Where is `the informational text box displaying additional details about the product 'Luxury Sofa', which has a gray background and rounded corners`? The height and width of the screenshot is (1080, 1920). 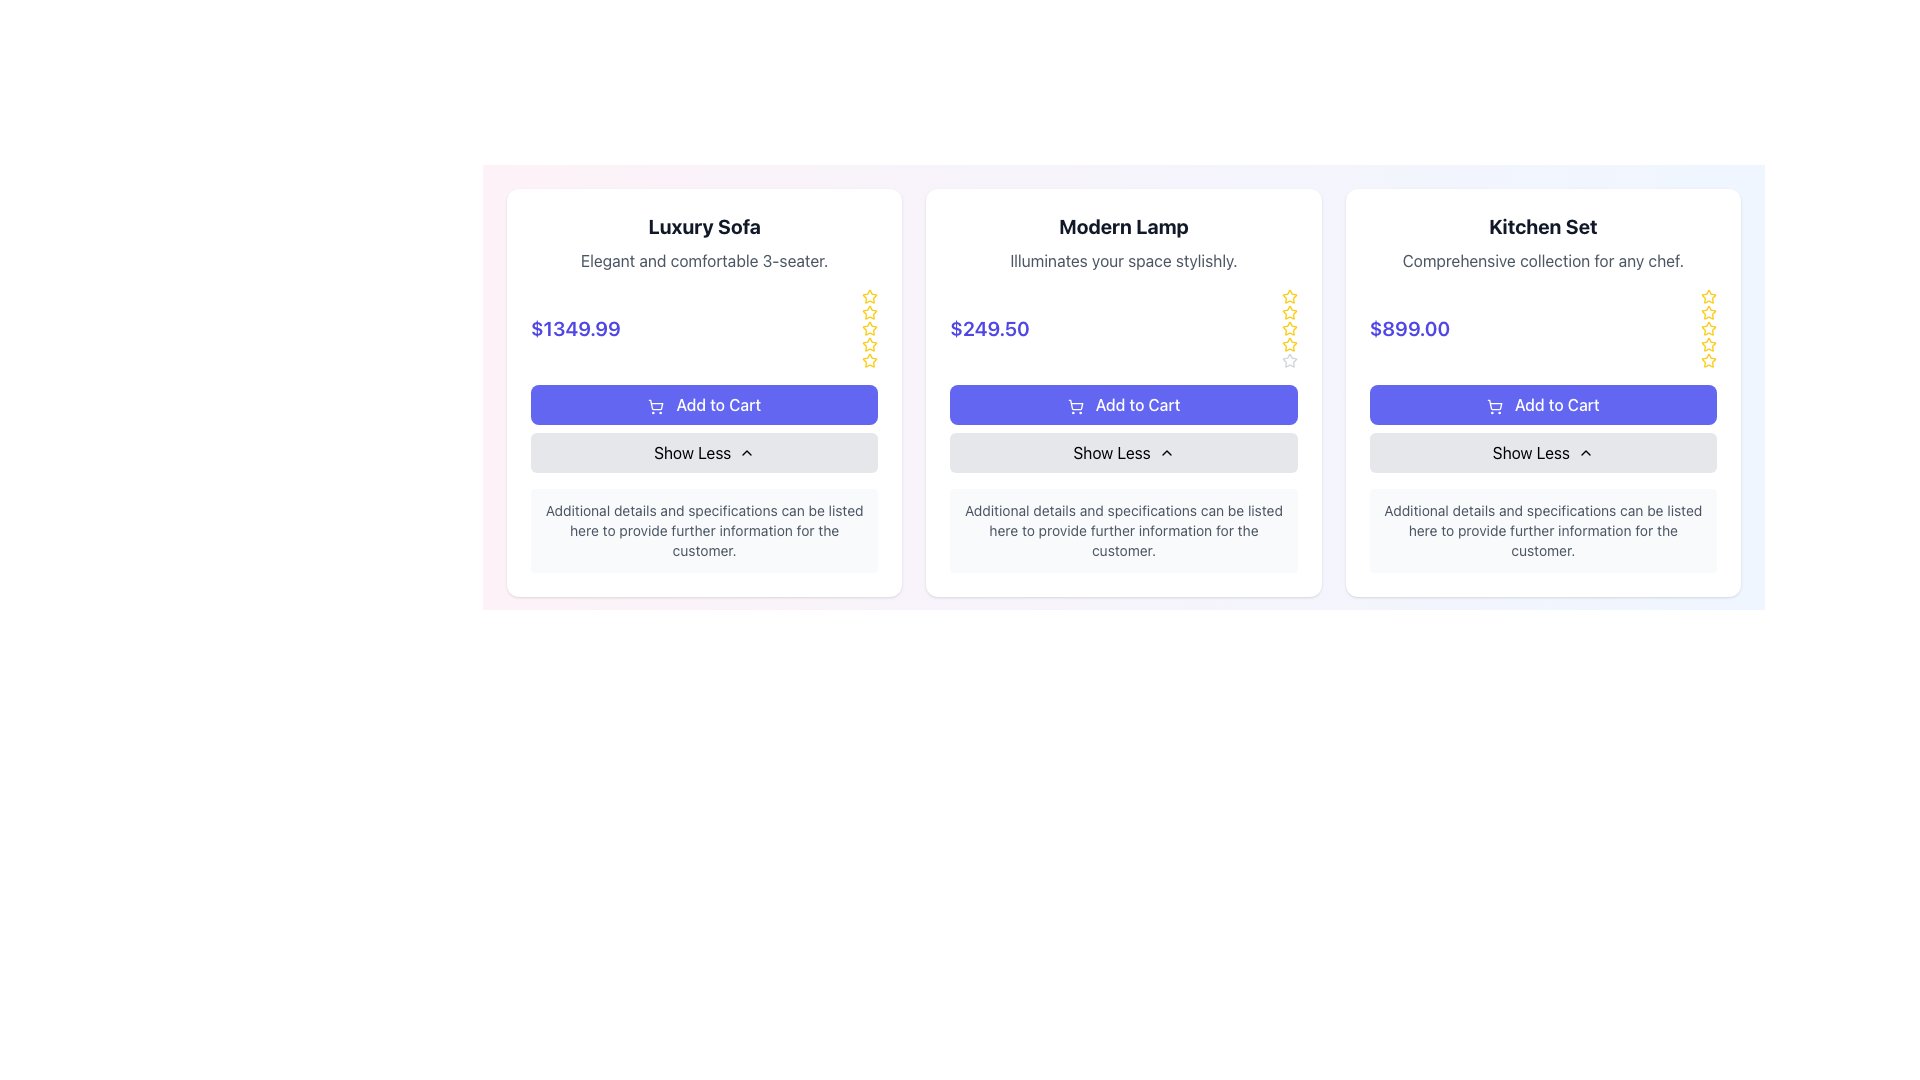
the informational text box displaying additional details about the product 'Luxury Sofa', which has a gray background and rounded corners is located at coordinates (704, 530).